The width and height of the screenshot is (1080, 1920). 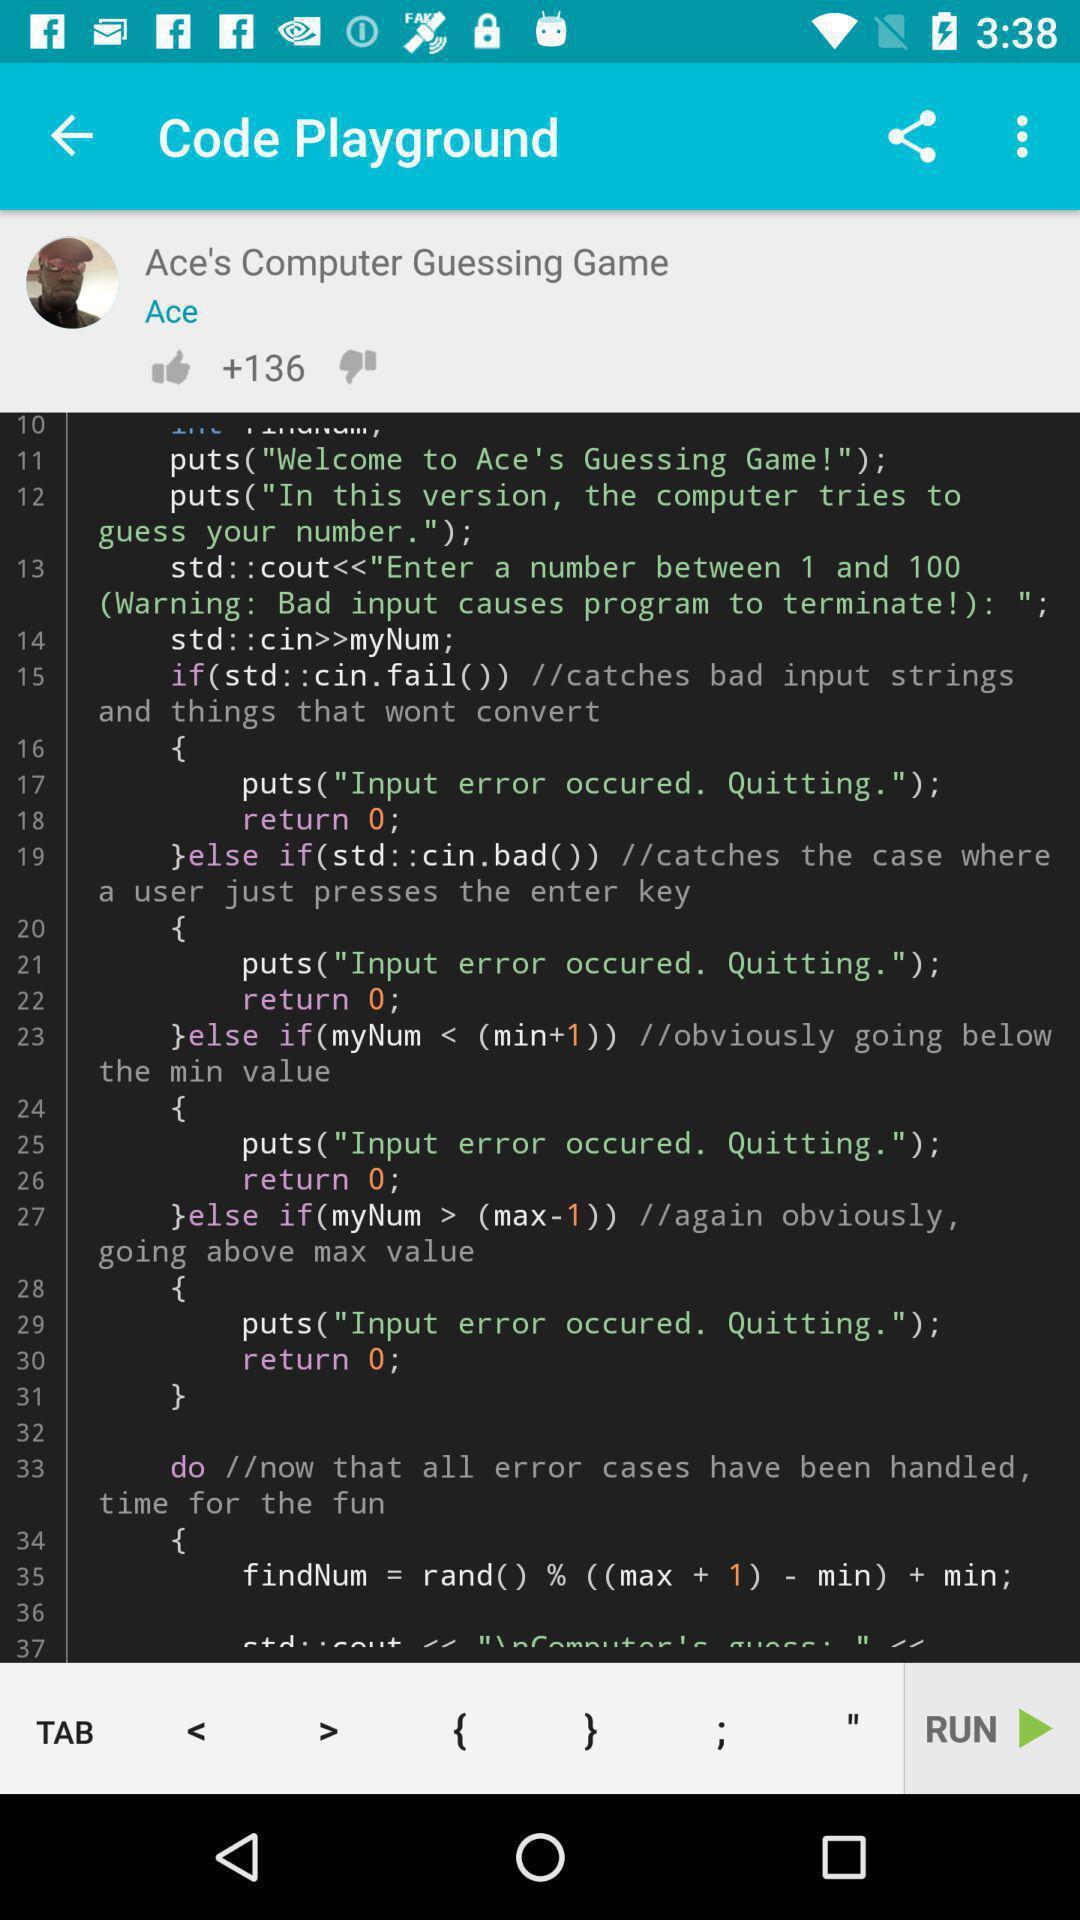 What do you see at coordinates (169, 366) in the screenshot?
I see `the thumbs_up icon` at bounding box center [169, 366].